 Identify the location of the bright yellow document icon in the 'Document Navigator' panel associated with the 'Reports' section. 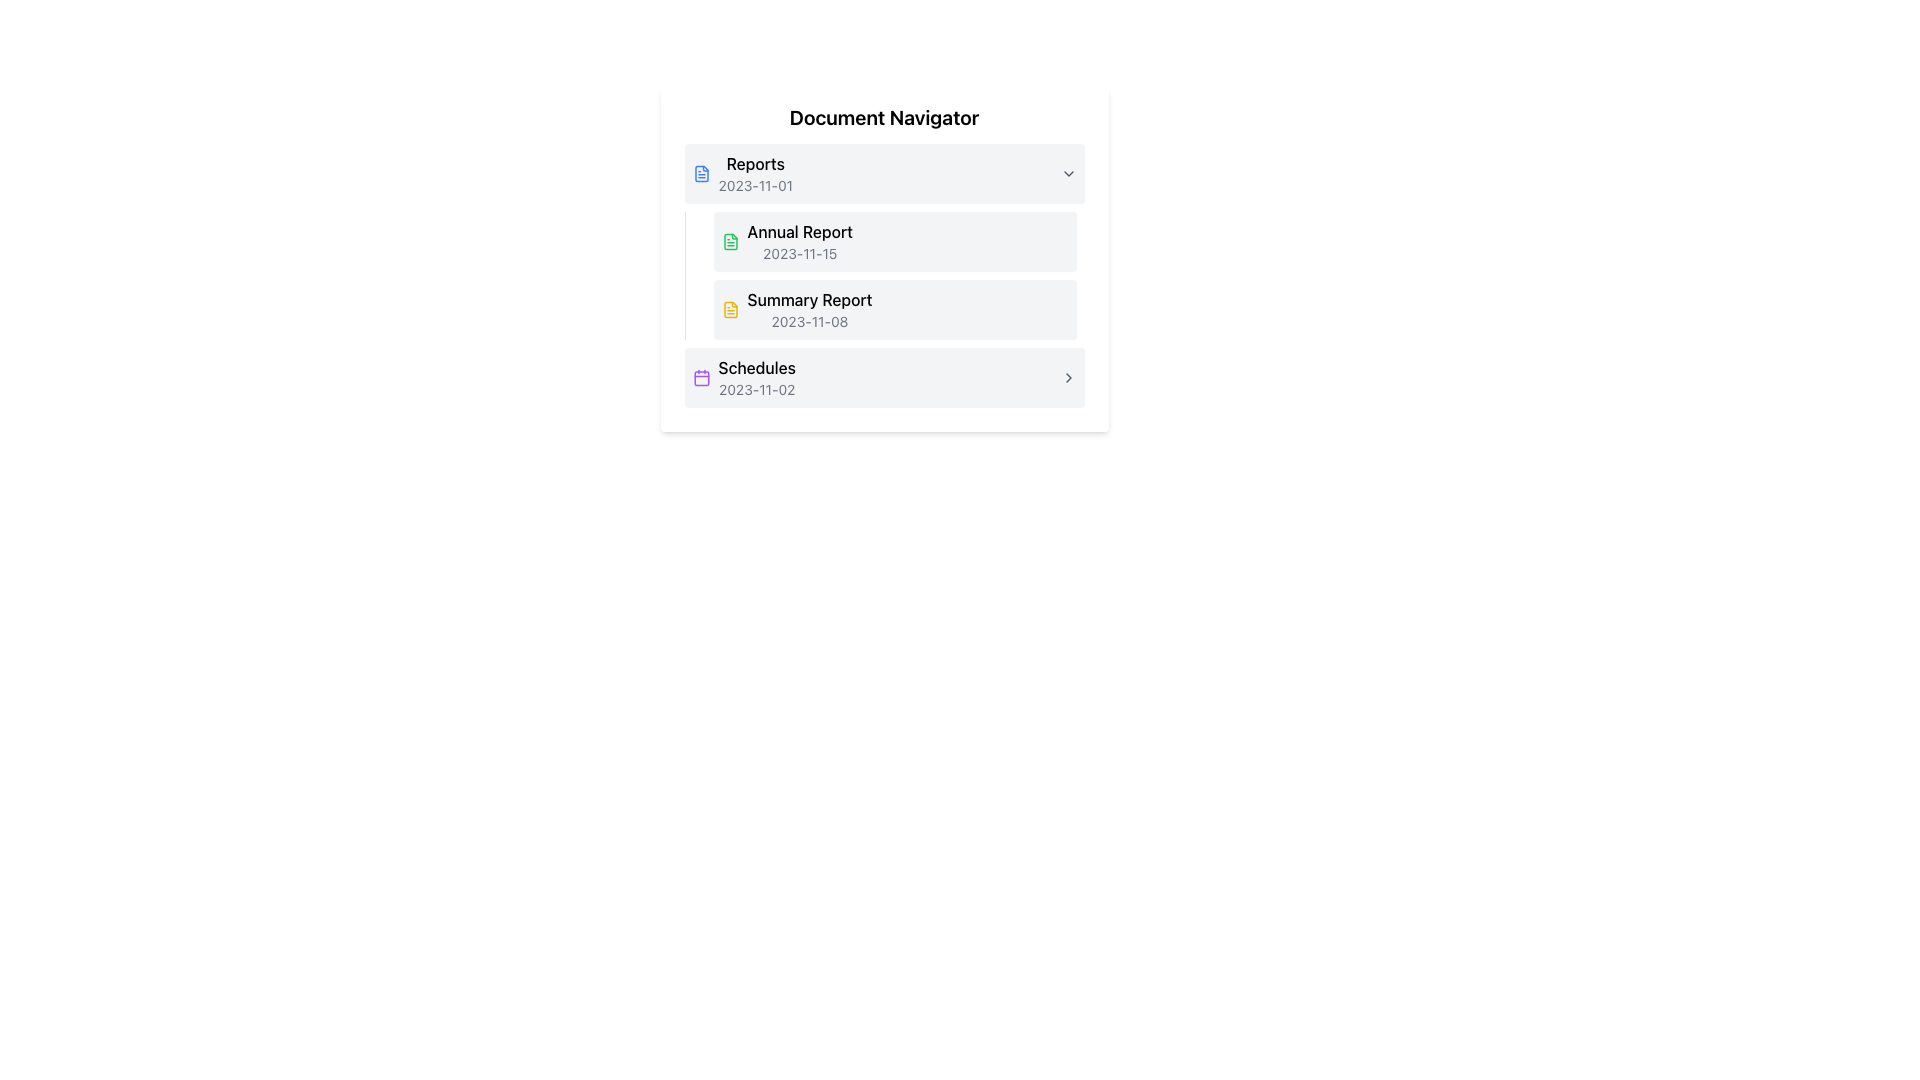
(729, 309).